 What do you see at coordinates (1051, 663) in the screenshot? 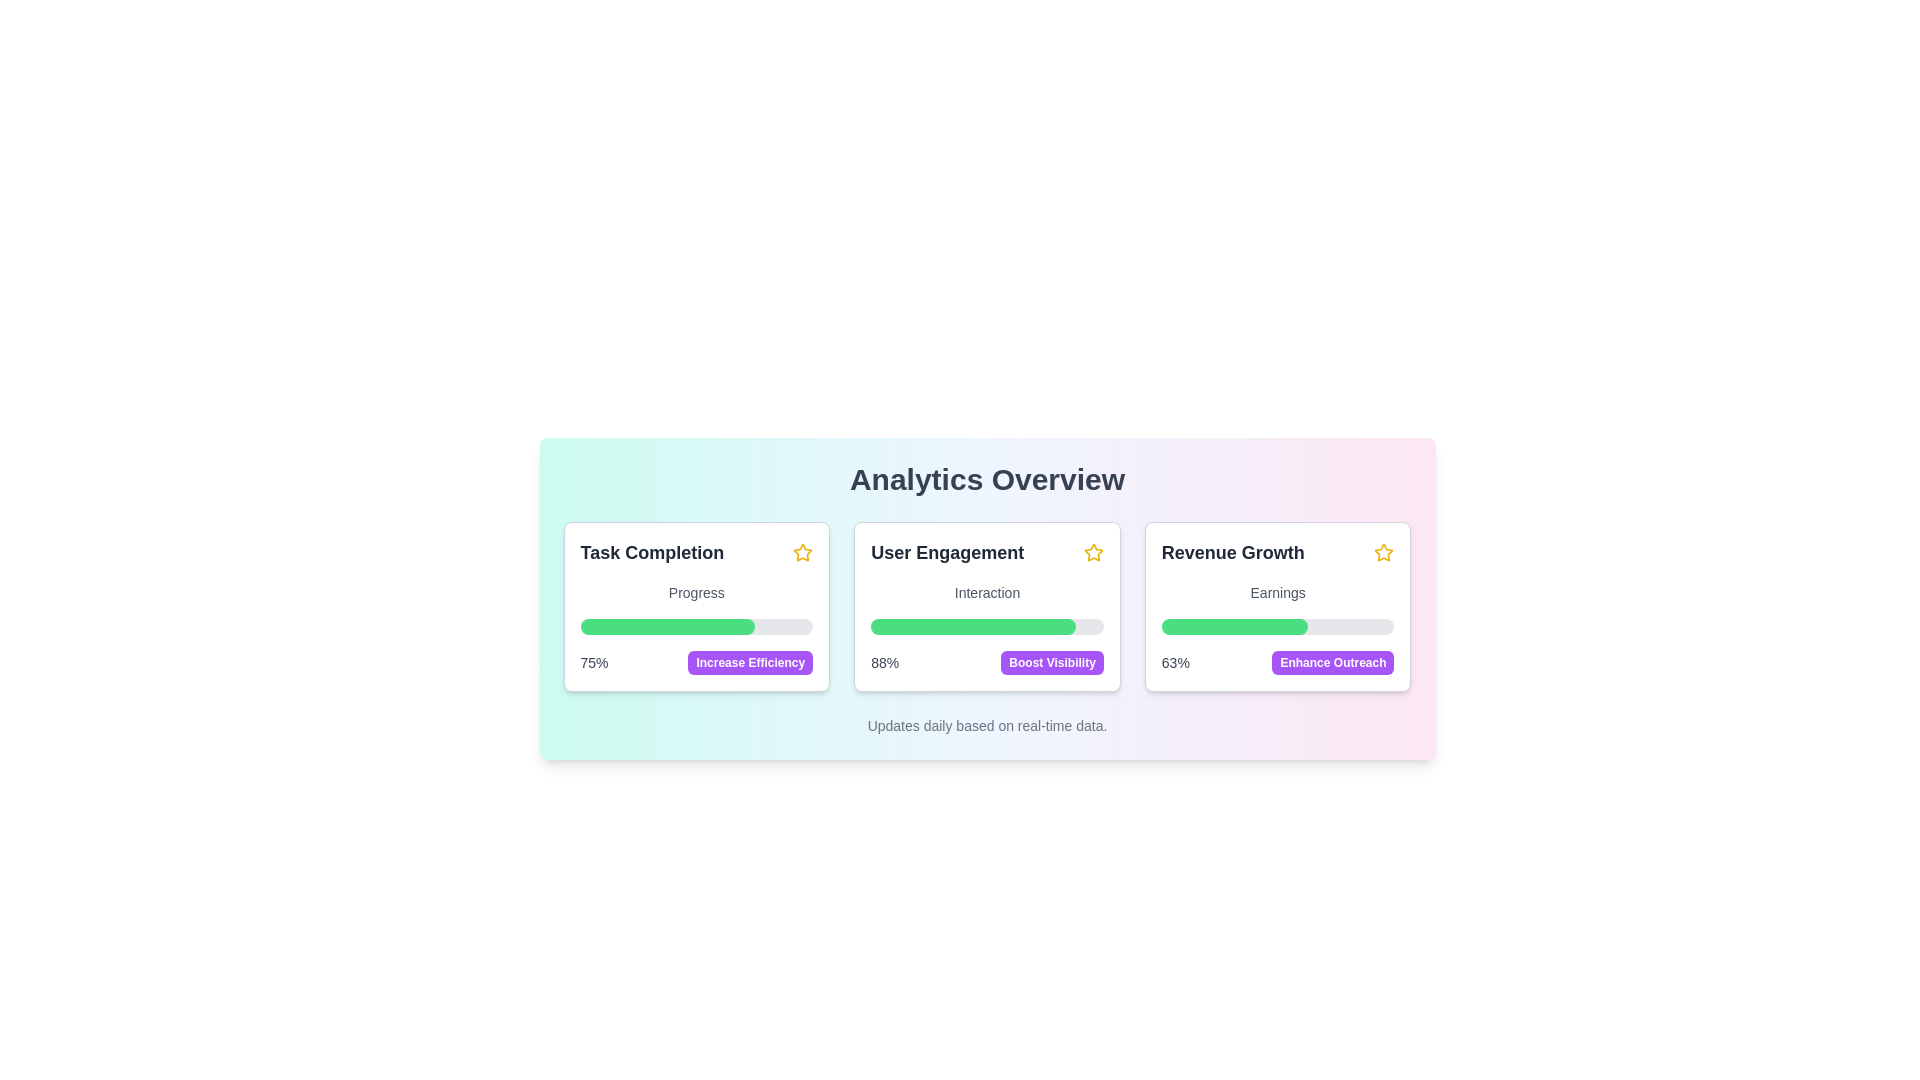
I see `the button located in the 'User Engagement' card towards the bottom right` at bounding box center [1051, 663].